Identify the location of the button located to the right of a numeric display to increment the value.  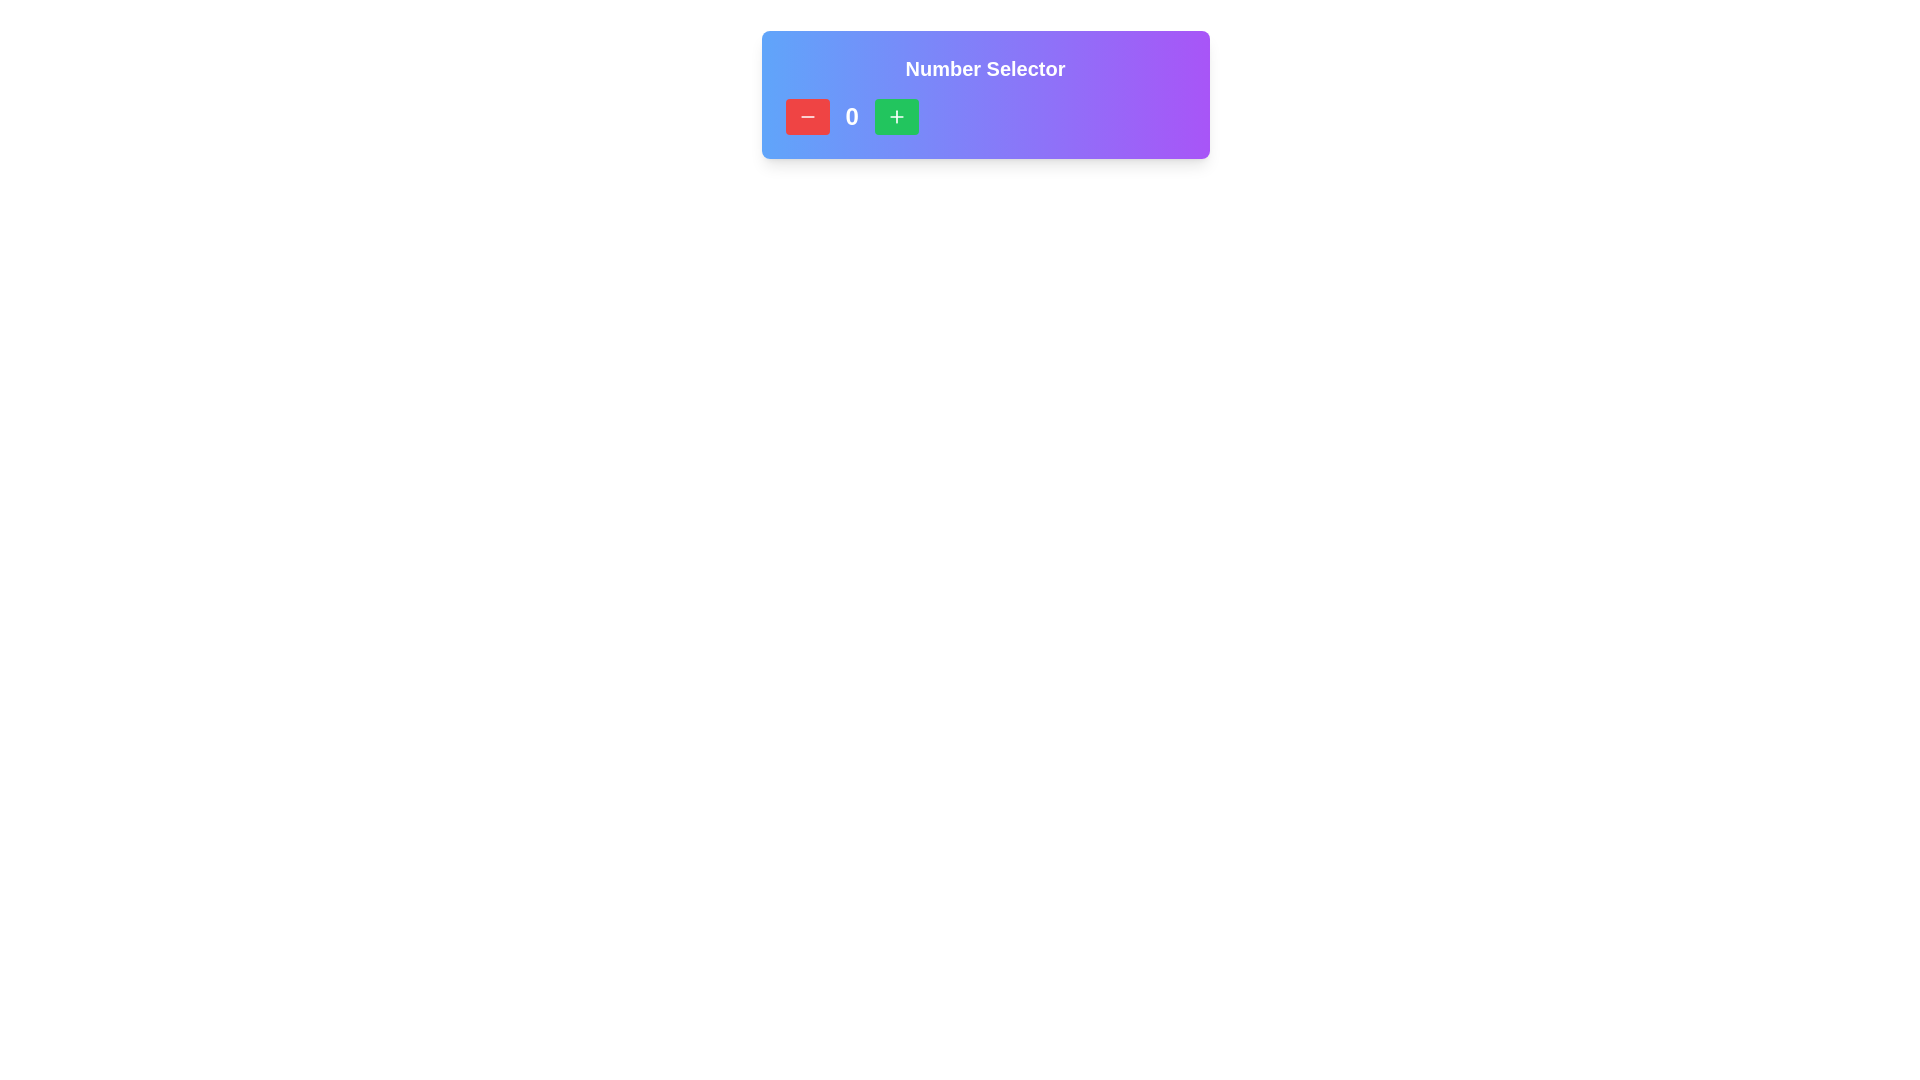
(895, 116).